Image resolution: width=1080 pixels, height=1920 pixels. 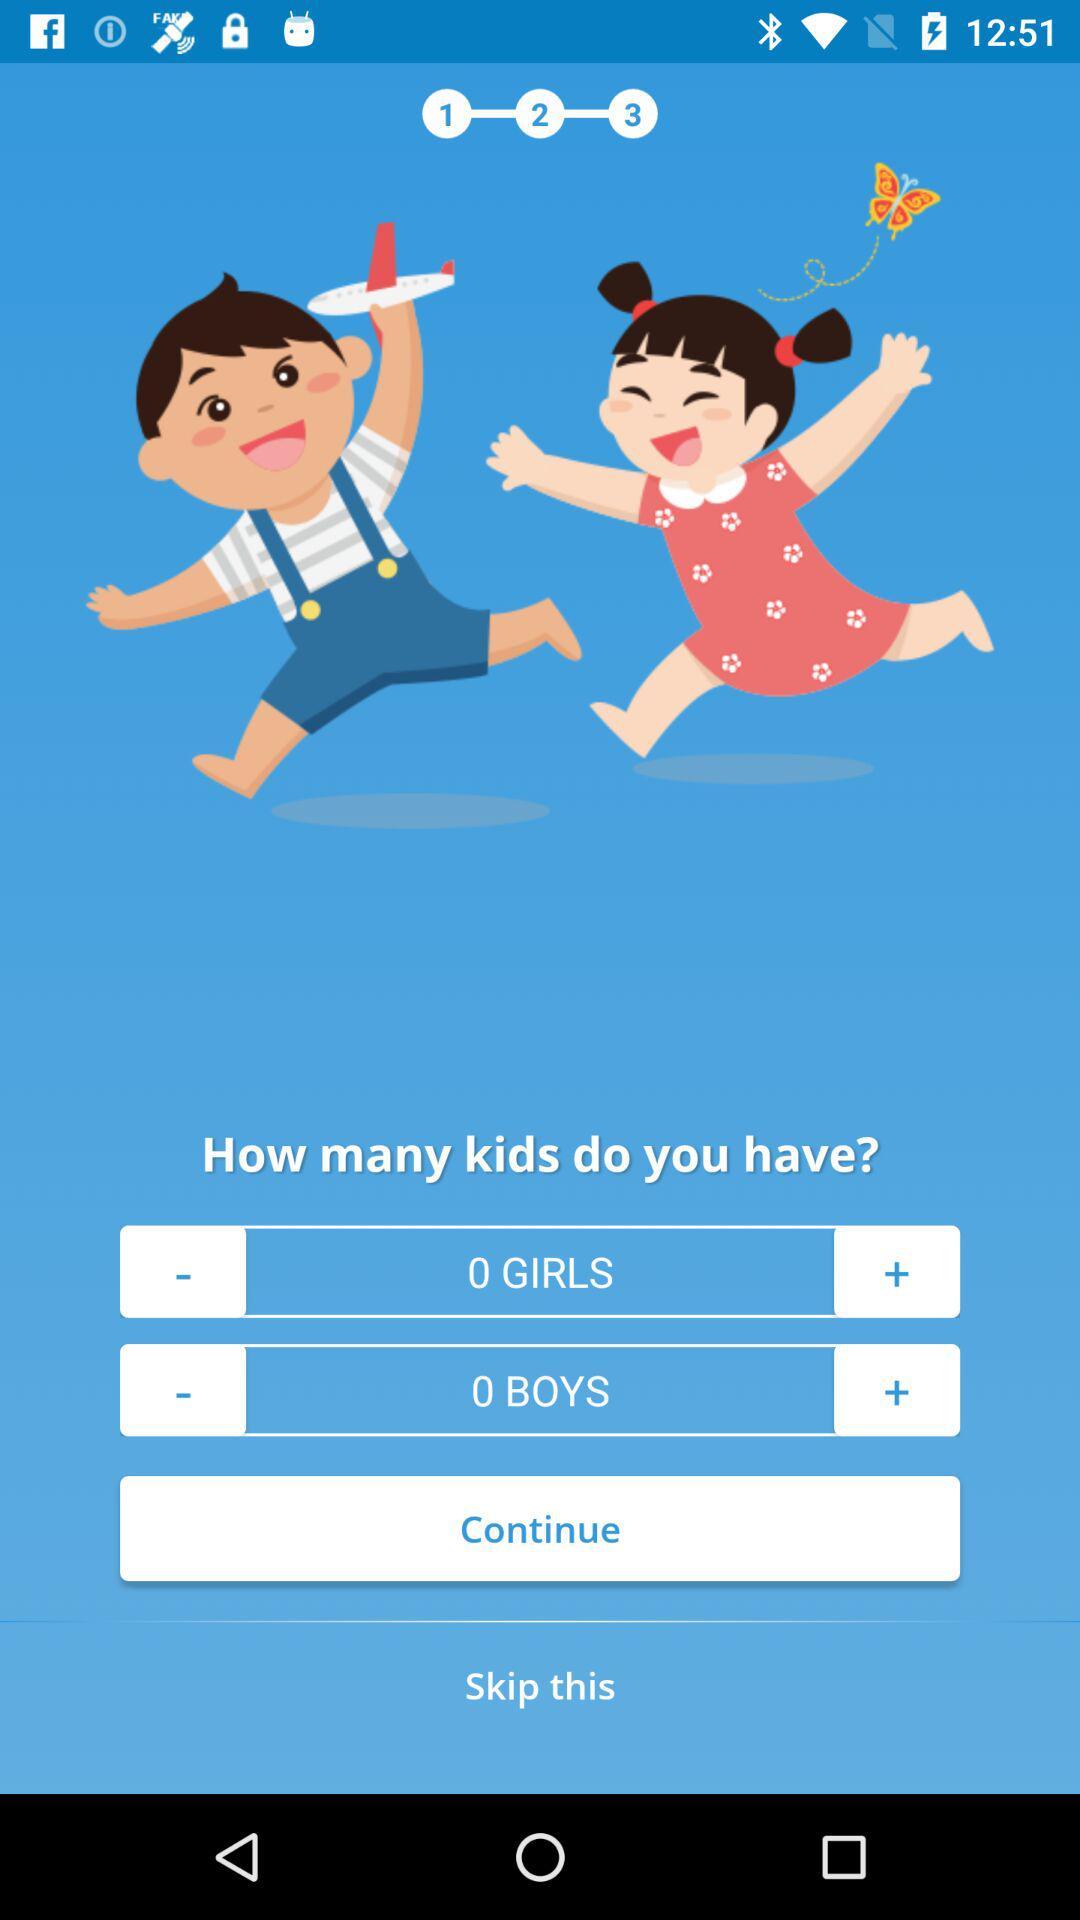 What do you see at coordinates (182, 1389) in the screenshot?
I see `- at the bottom left corner` at bounding box center [182, 1389].